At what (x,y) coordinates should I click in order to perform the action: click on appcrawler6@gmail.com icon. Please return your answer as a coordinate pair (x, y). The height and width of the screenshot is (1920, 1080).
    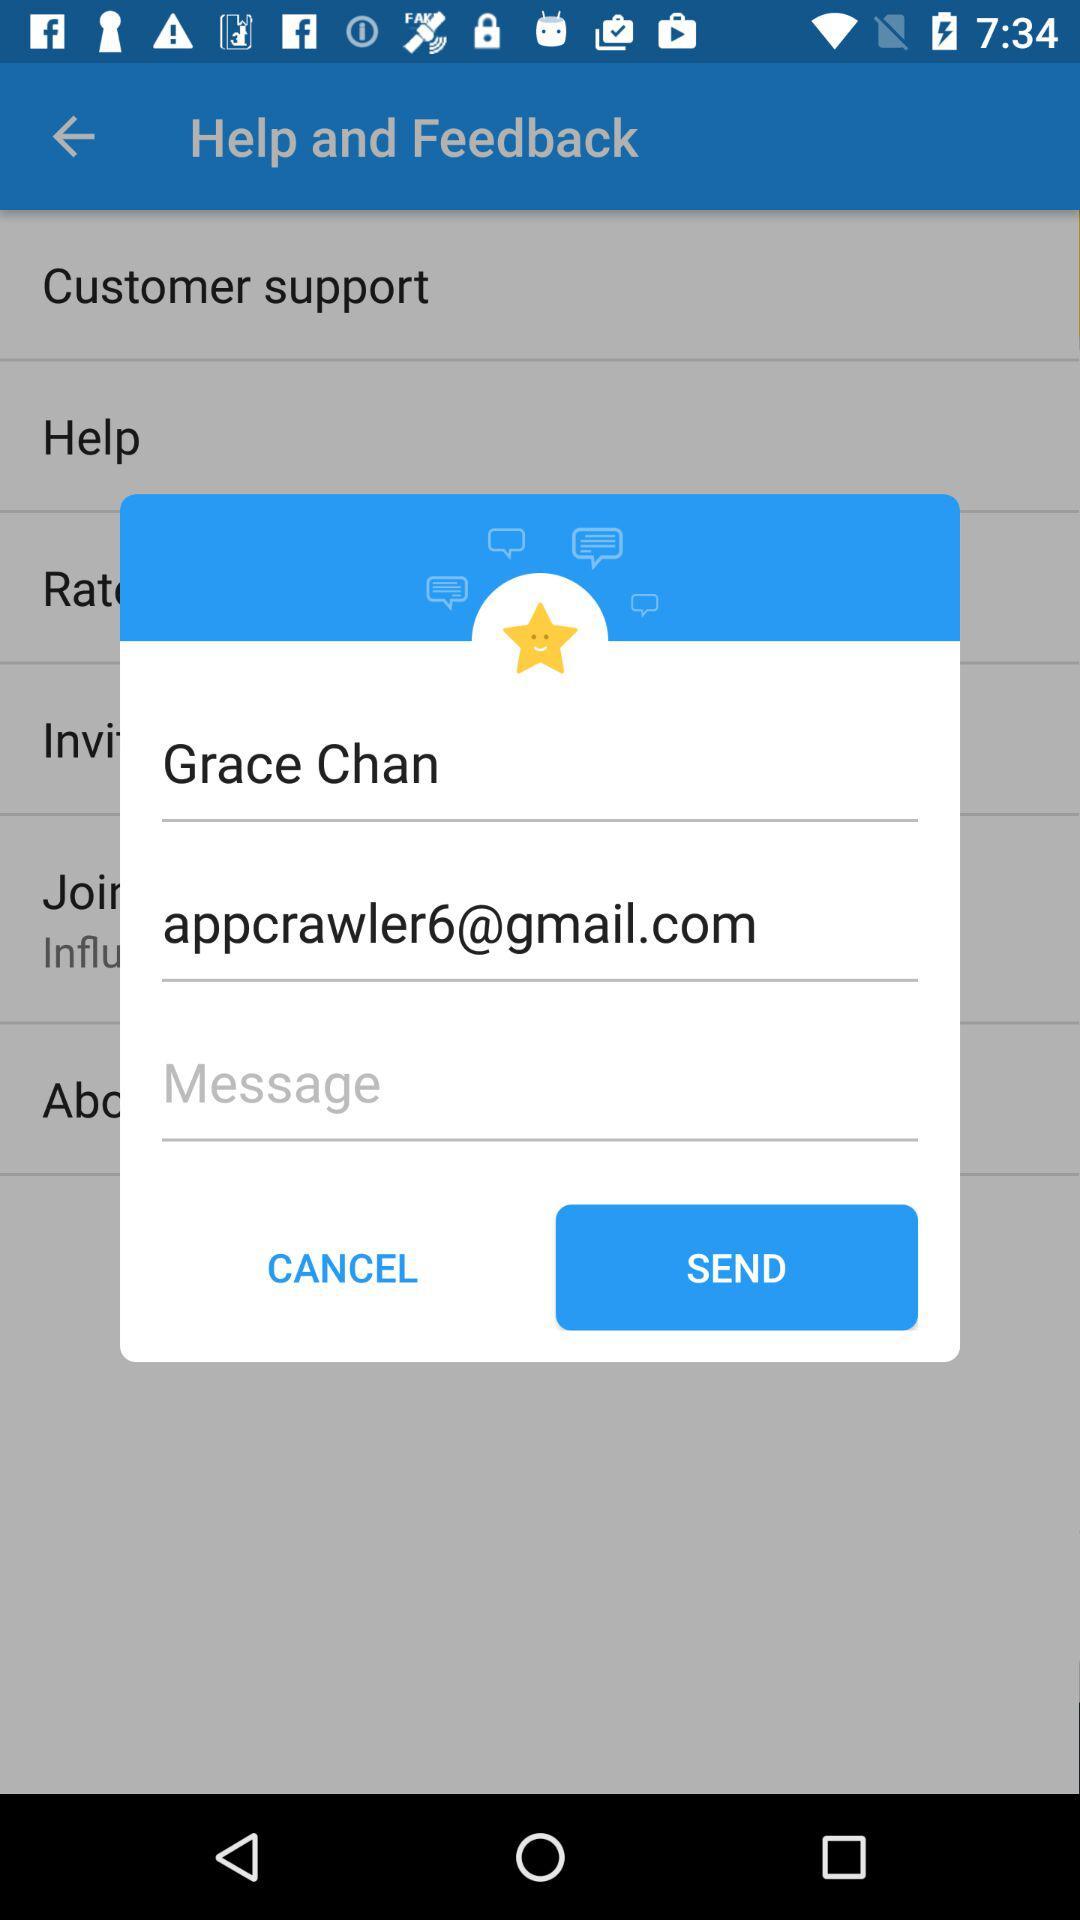
    Looking at the image, I should click on (540, 888).